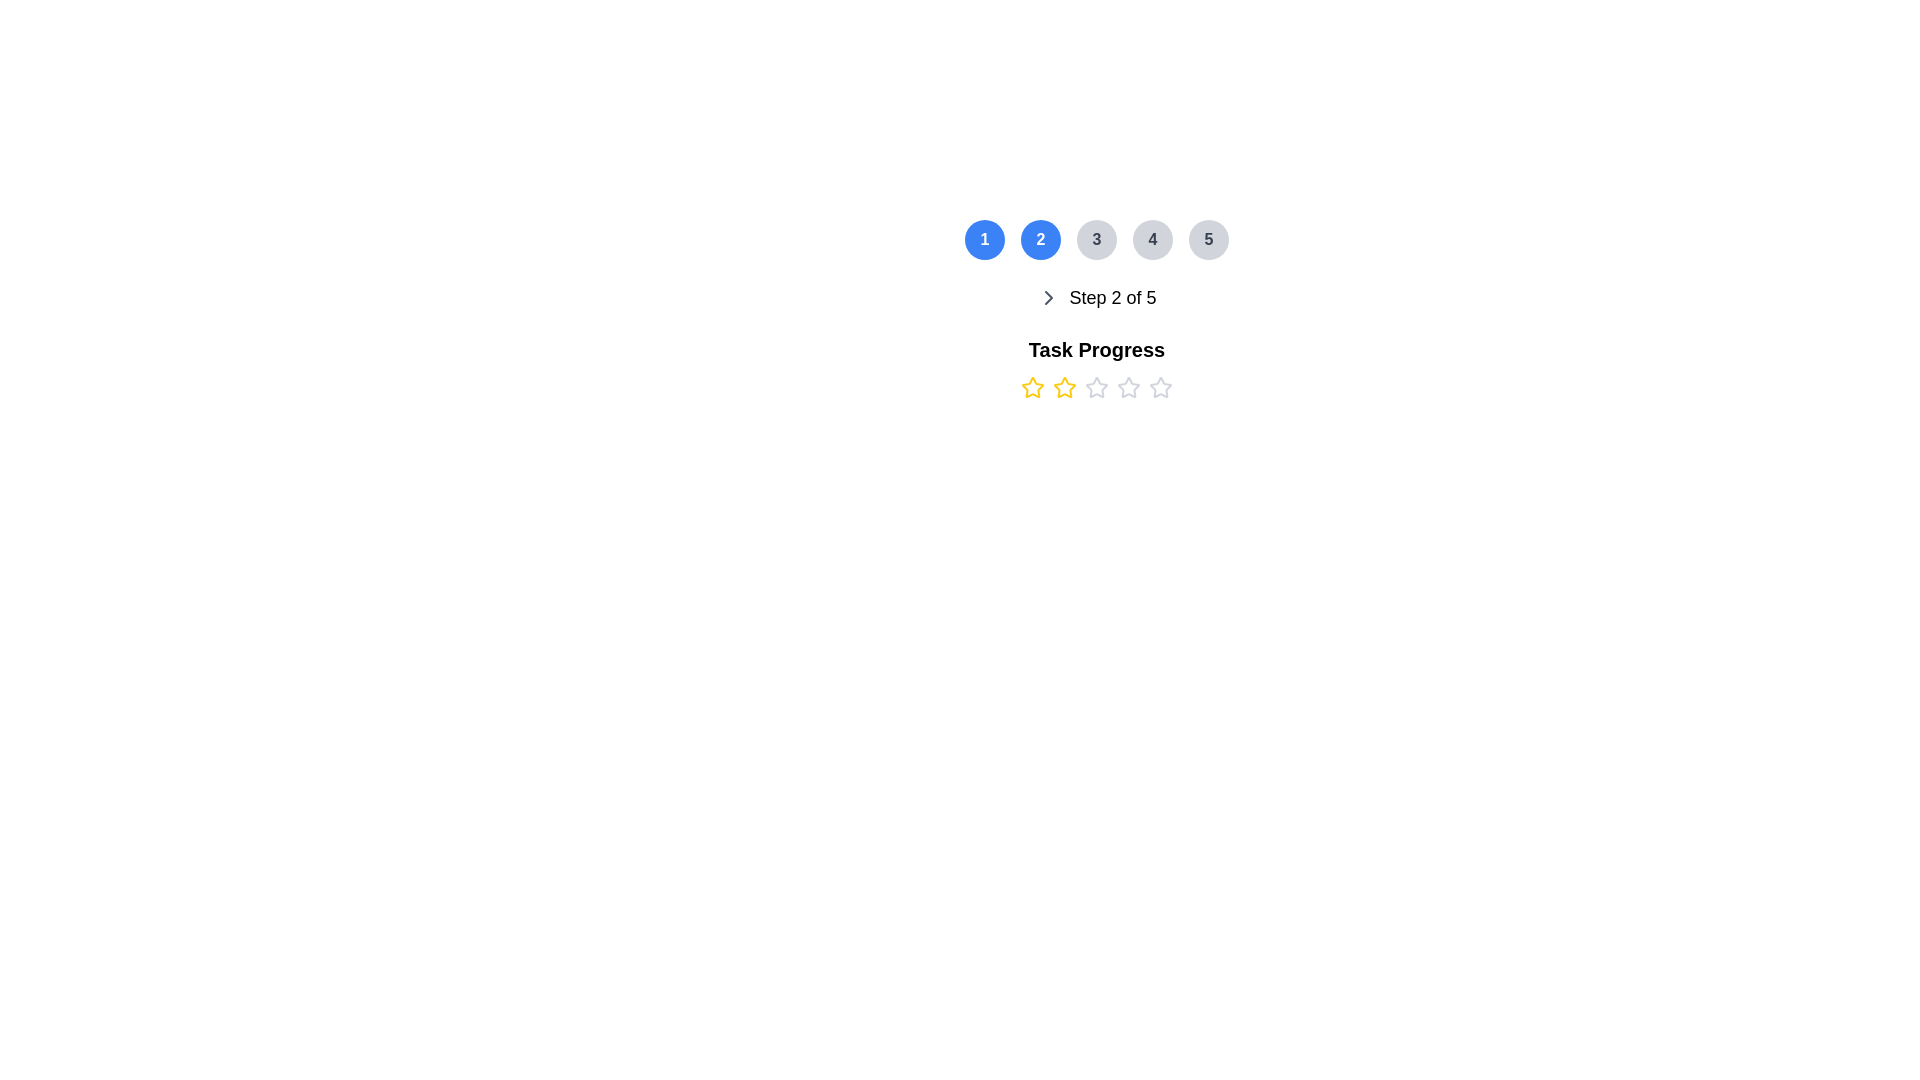  Describe the element at coordinates (1096, 387) in the screenshot. I see `the third star icon in the sequence of five stars below the 'Task Progress' label` at that location.